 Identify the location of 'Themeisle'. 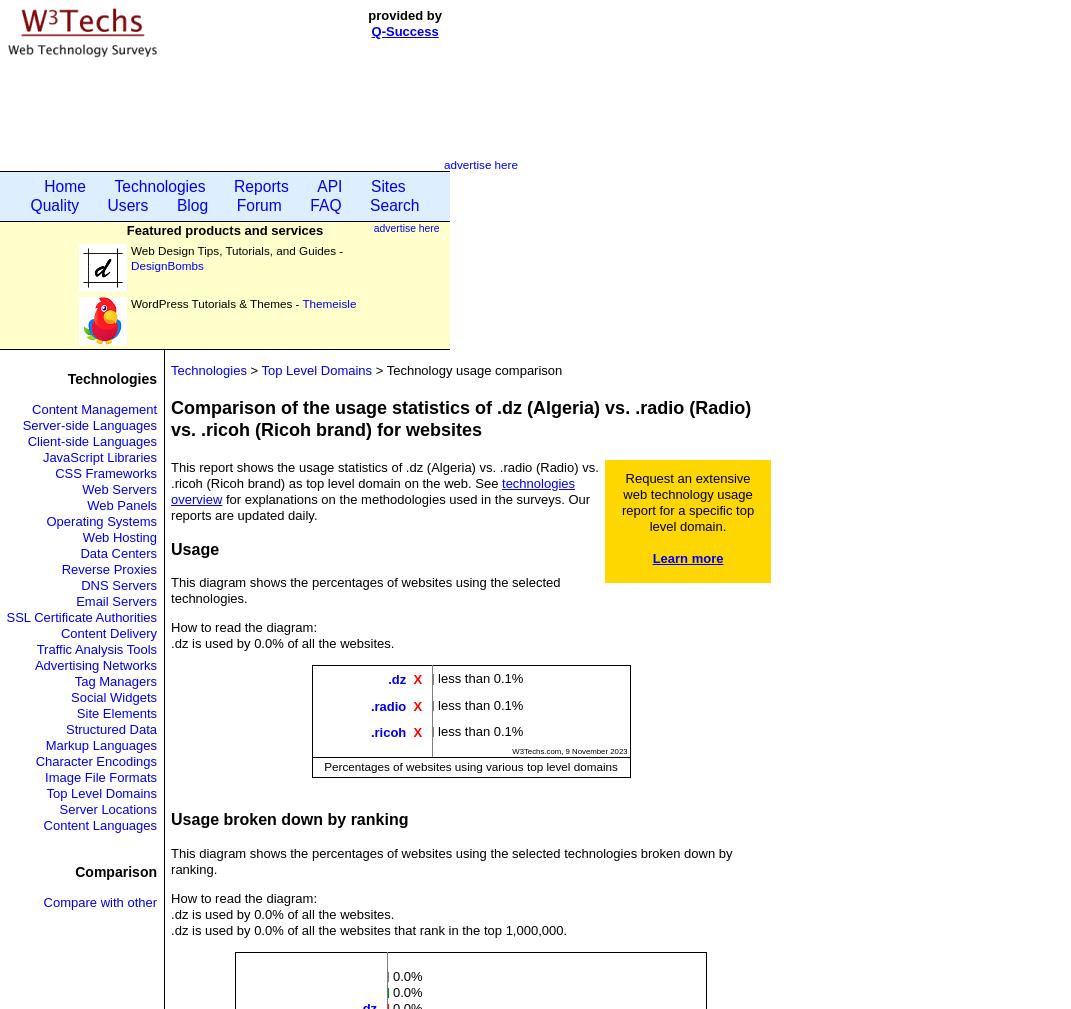
(328, 302).